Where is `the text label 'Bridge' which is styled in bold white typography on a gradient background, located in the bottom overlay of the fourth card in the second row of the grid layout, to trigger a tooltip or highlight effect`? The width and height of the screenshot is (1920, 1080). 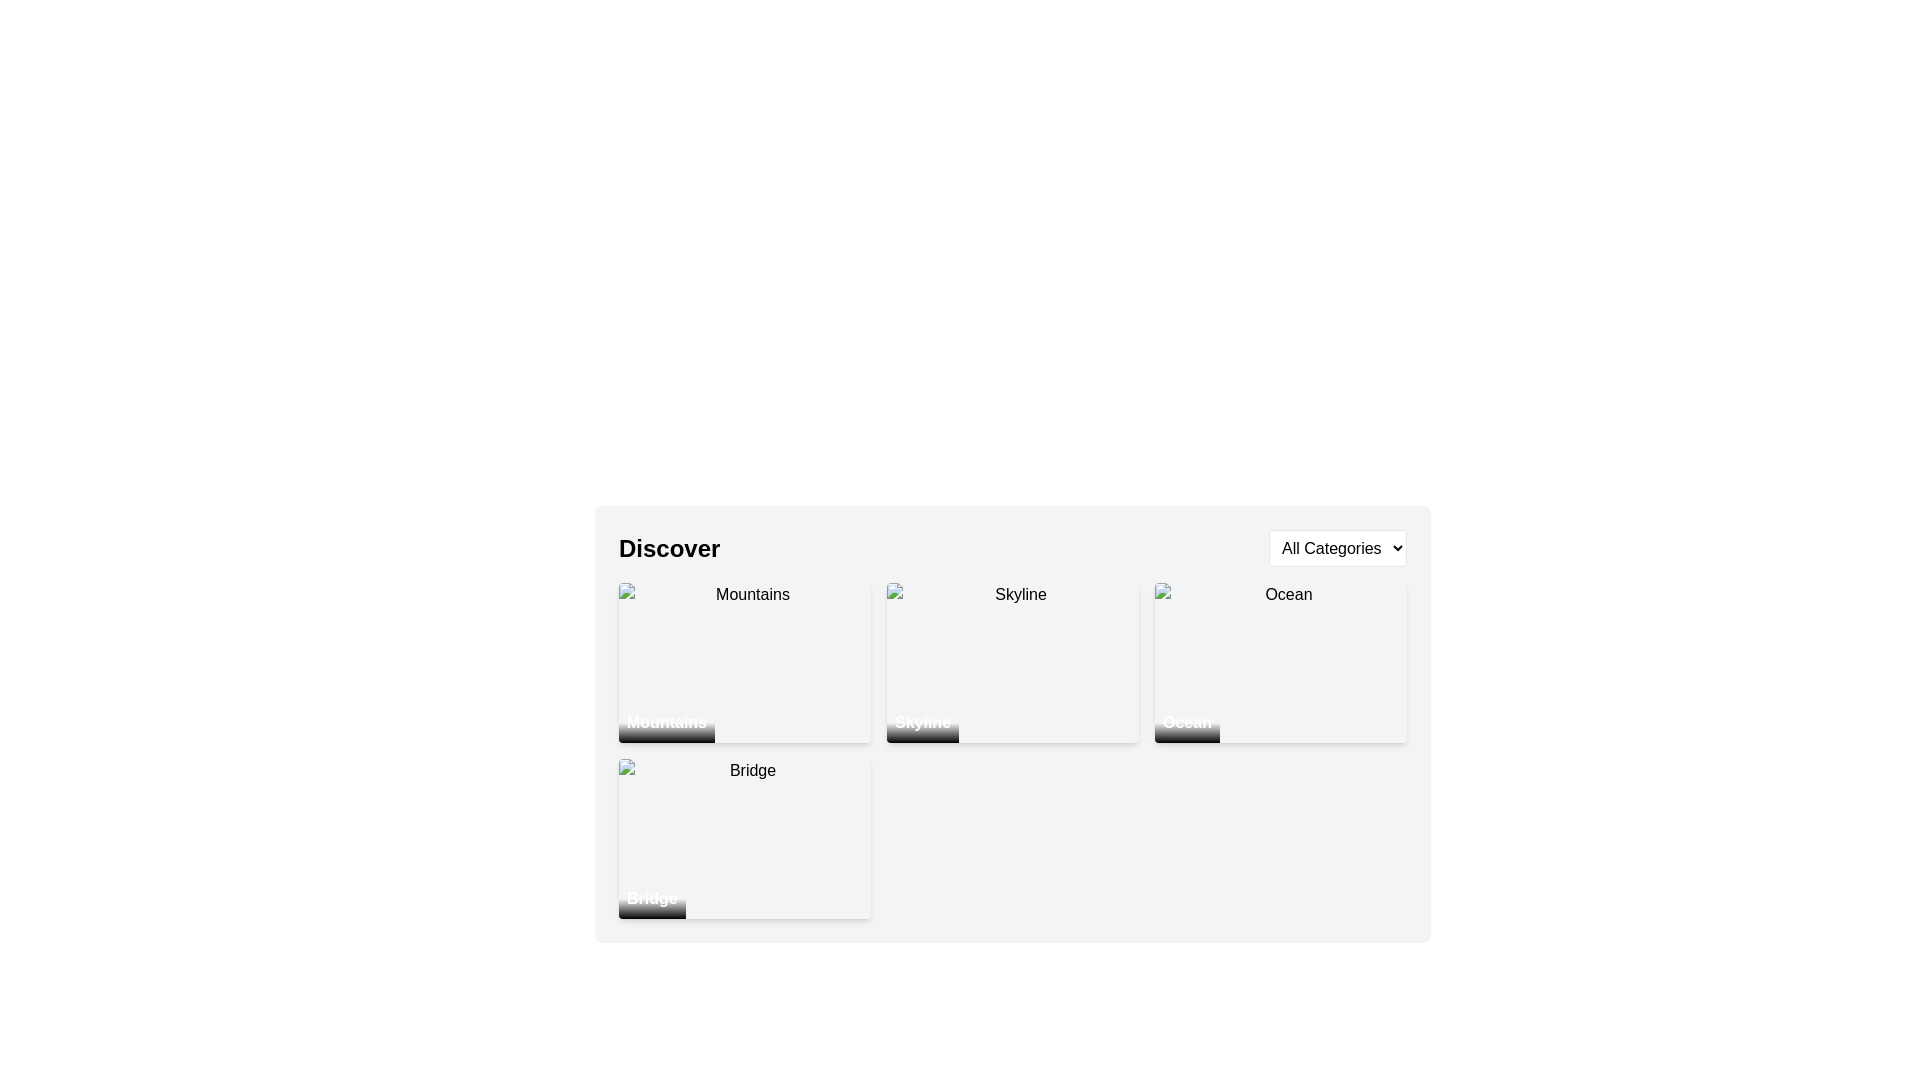 the text label 'Bridge' which is styled in bold white typography on a gradient background, located in the bottom overlay of the fourth card in the second row of the grid layout, to trigger a tooltip or highlight effect is located at coordinates (652, 897).